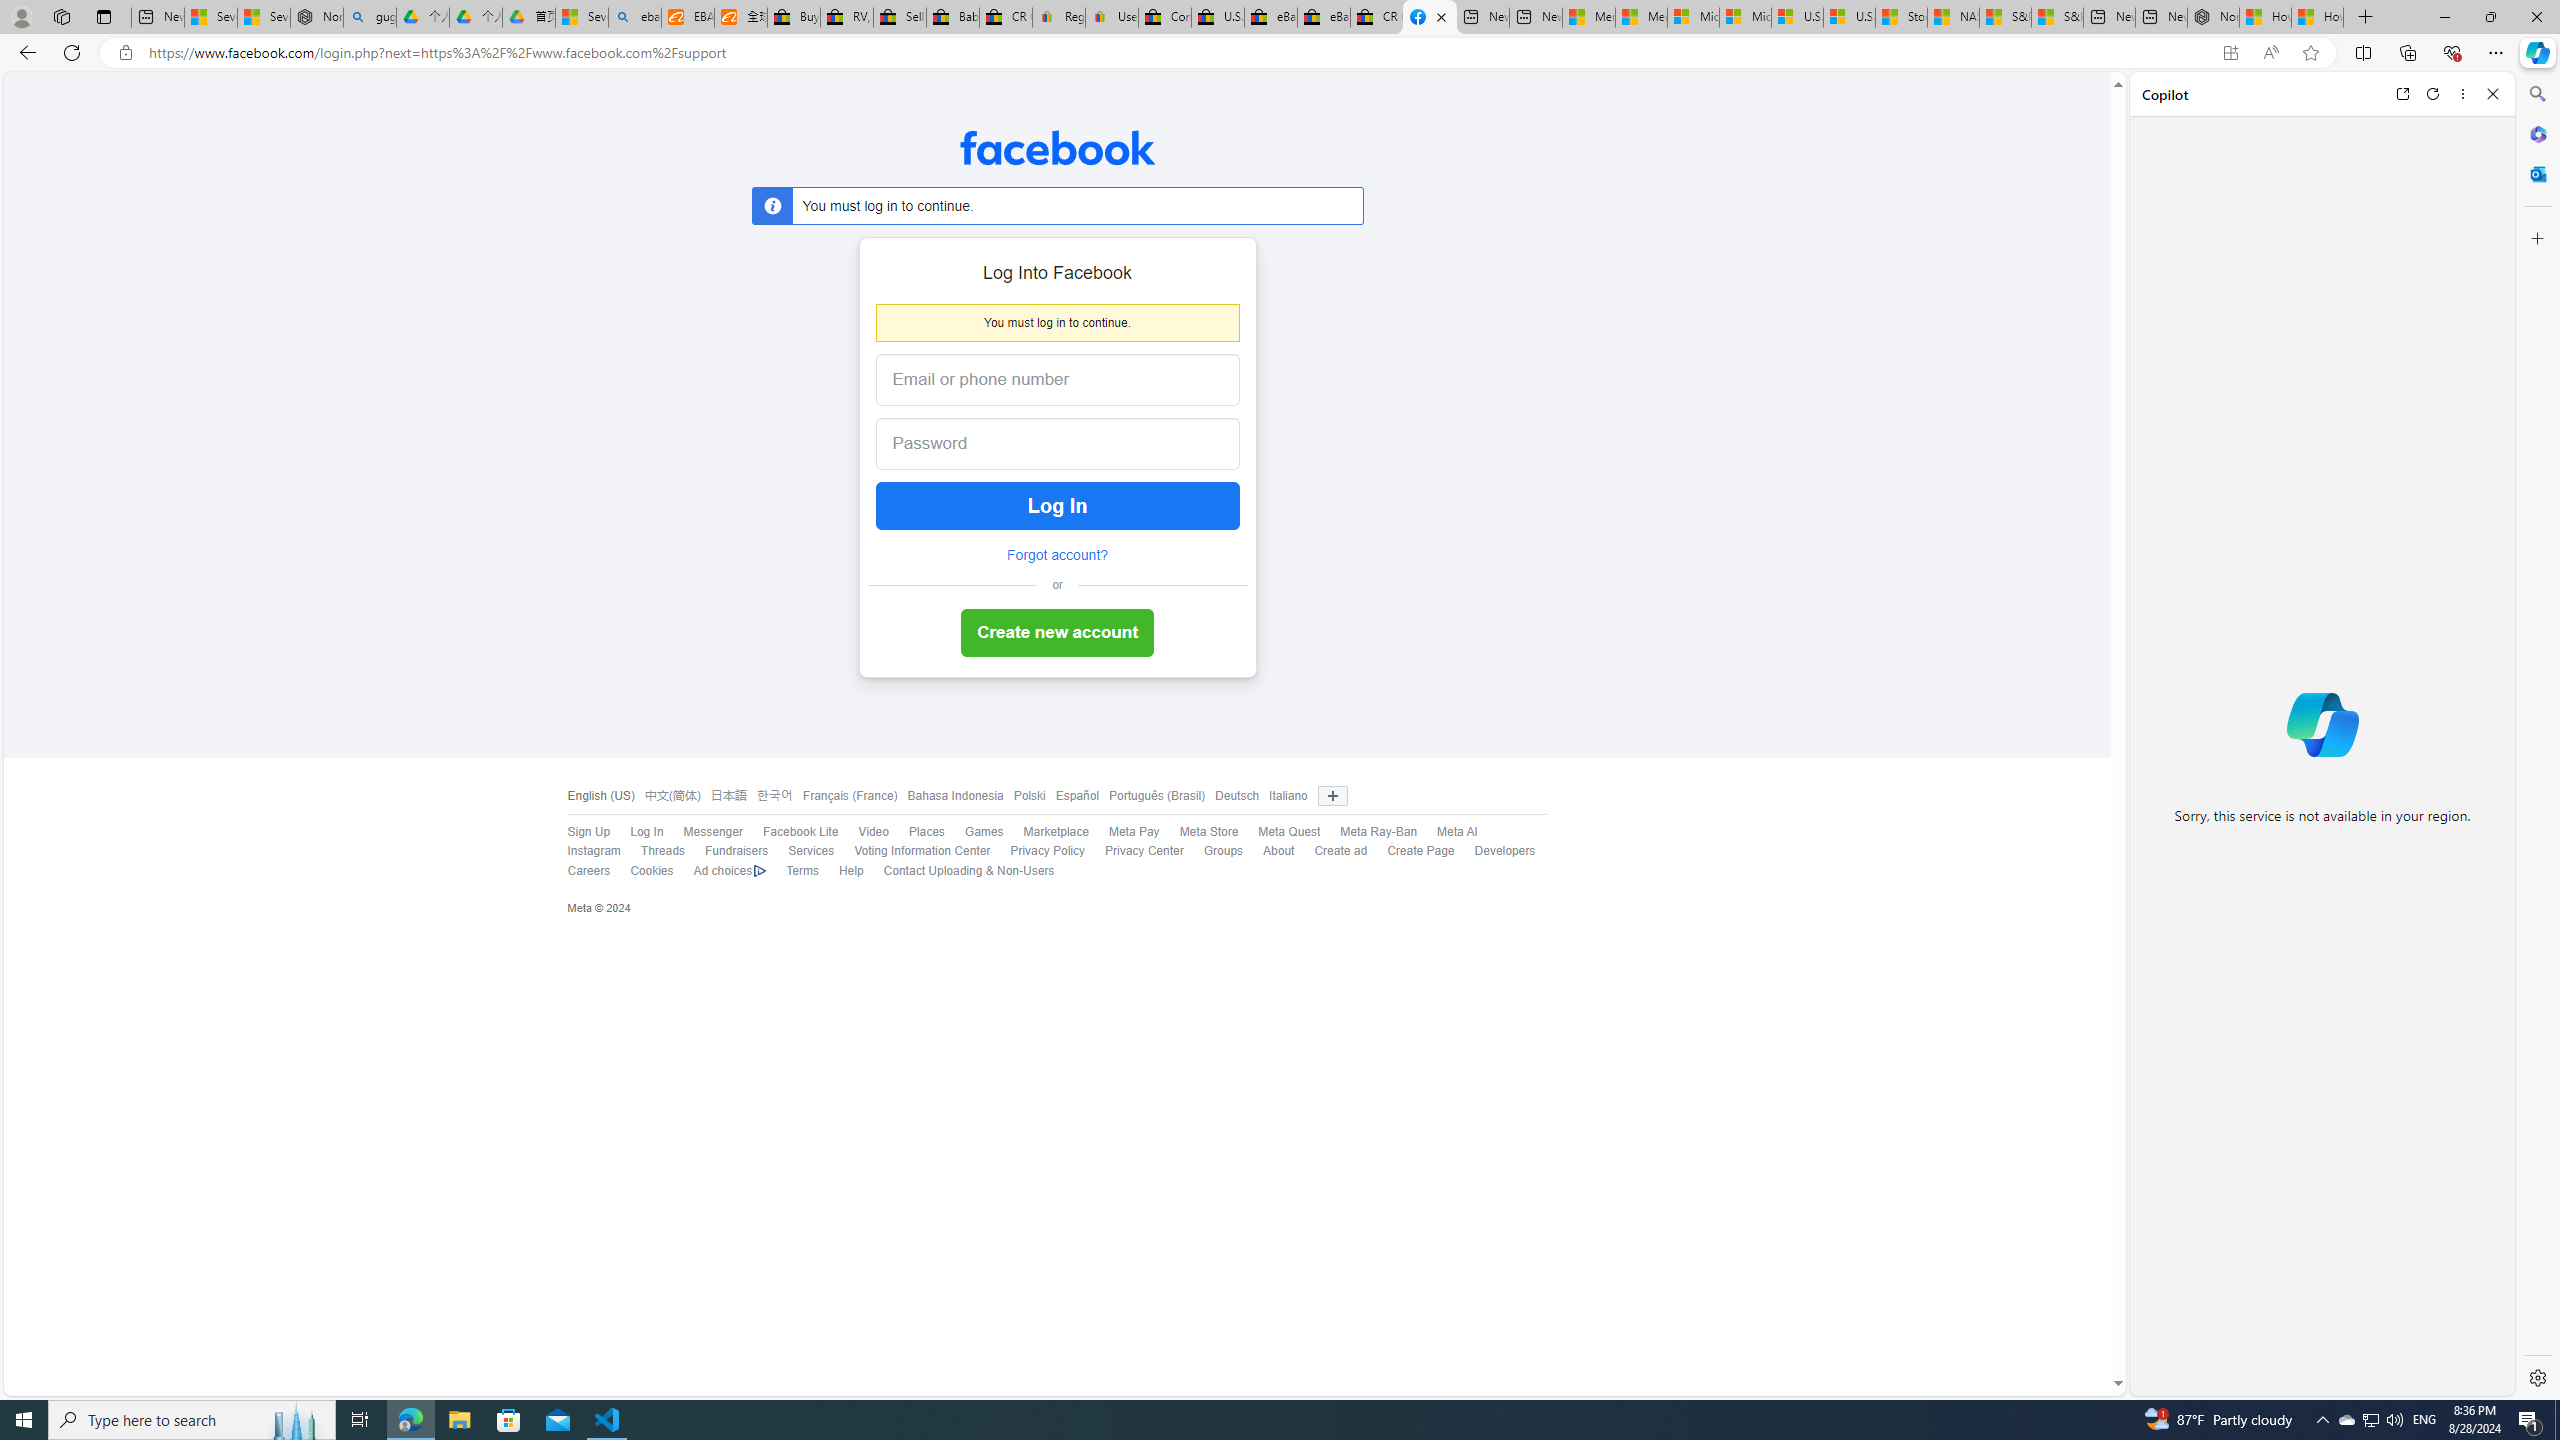 Image resolution: width=2560 pixels, height=1440 pixels. Describe the element at coordinates (599, 796) in the screenshot. I see `'English (US)'` at that location.